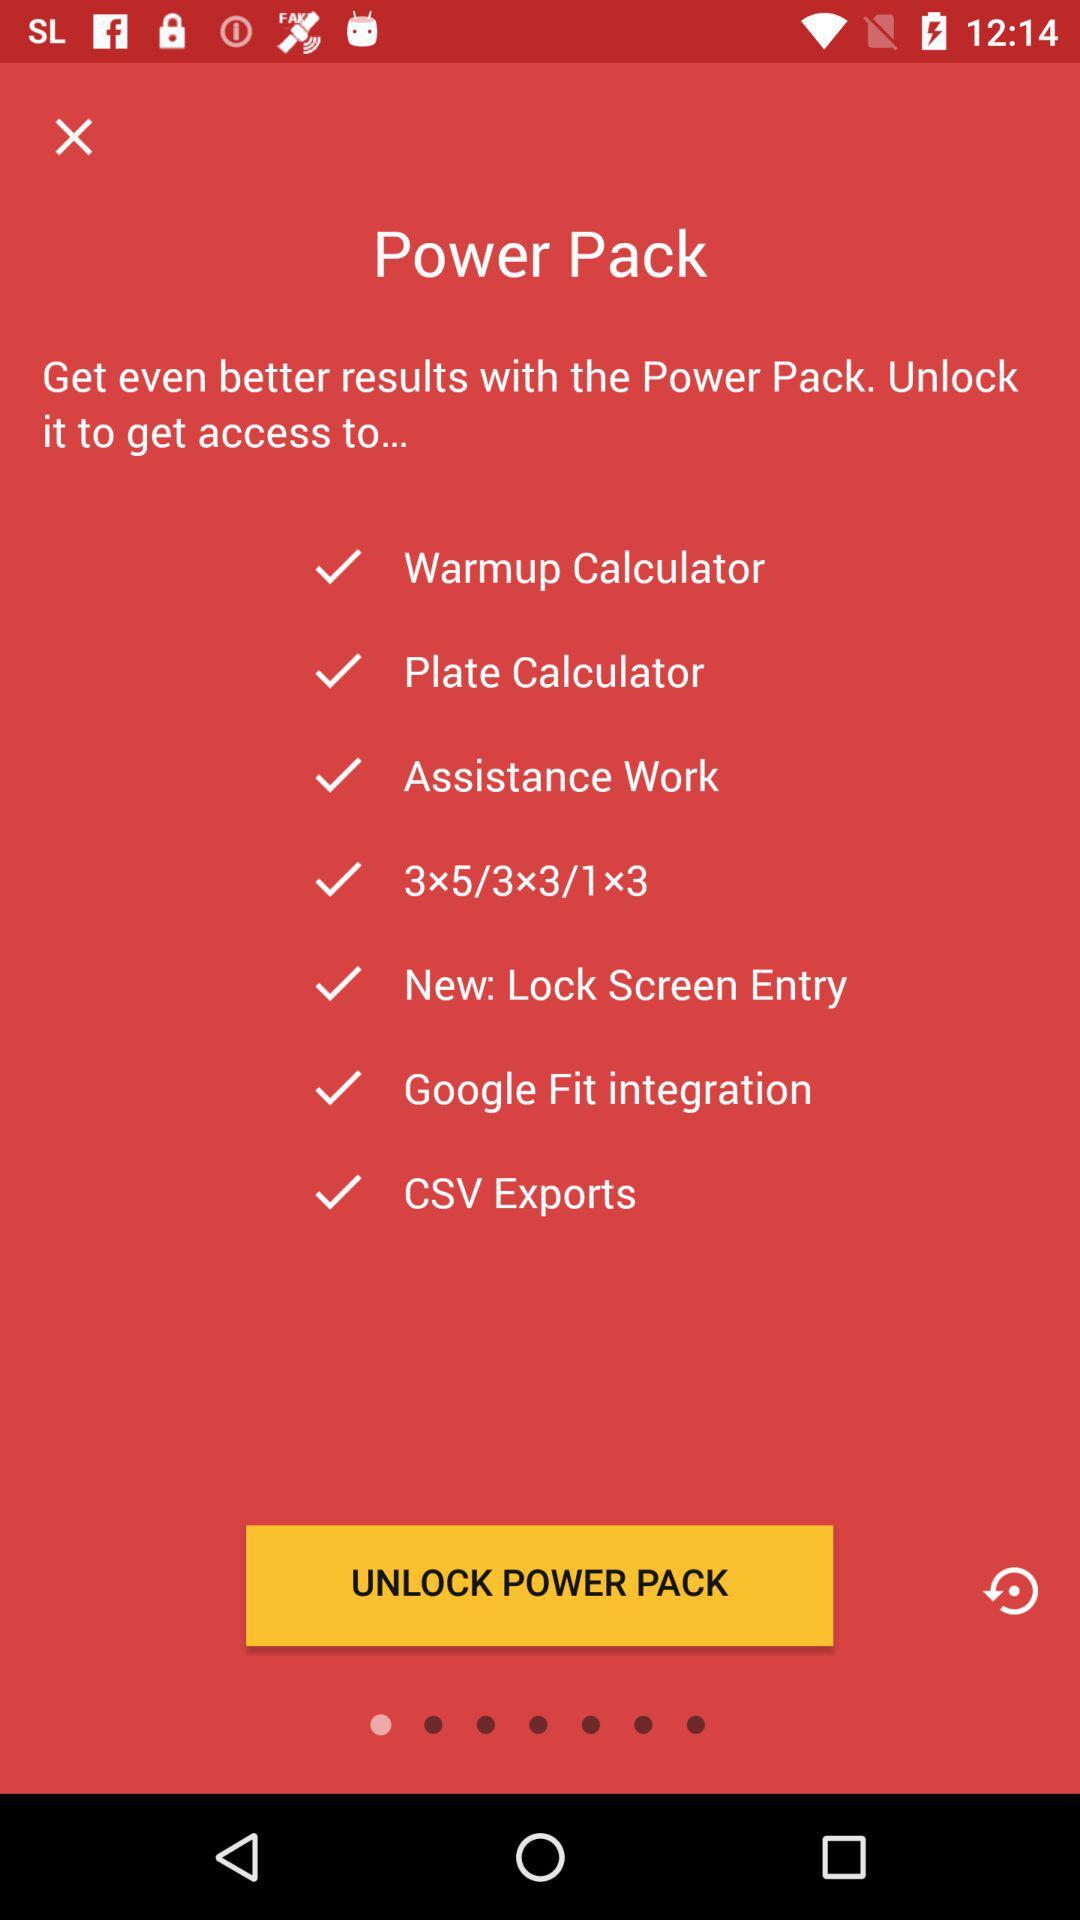  What do you see at coordinates (1010, 1590) in the screenshot?
I see `stronglifts 5x5 weight lifting gym workout log` at bounding box center [1010, 1590].